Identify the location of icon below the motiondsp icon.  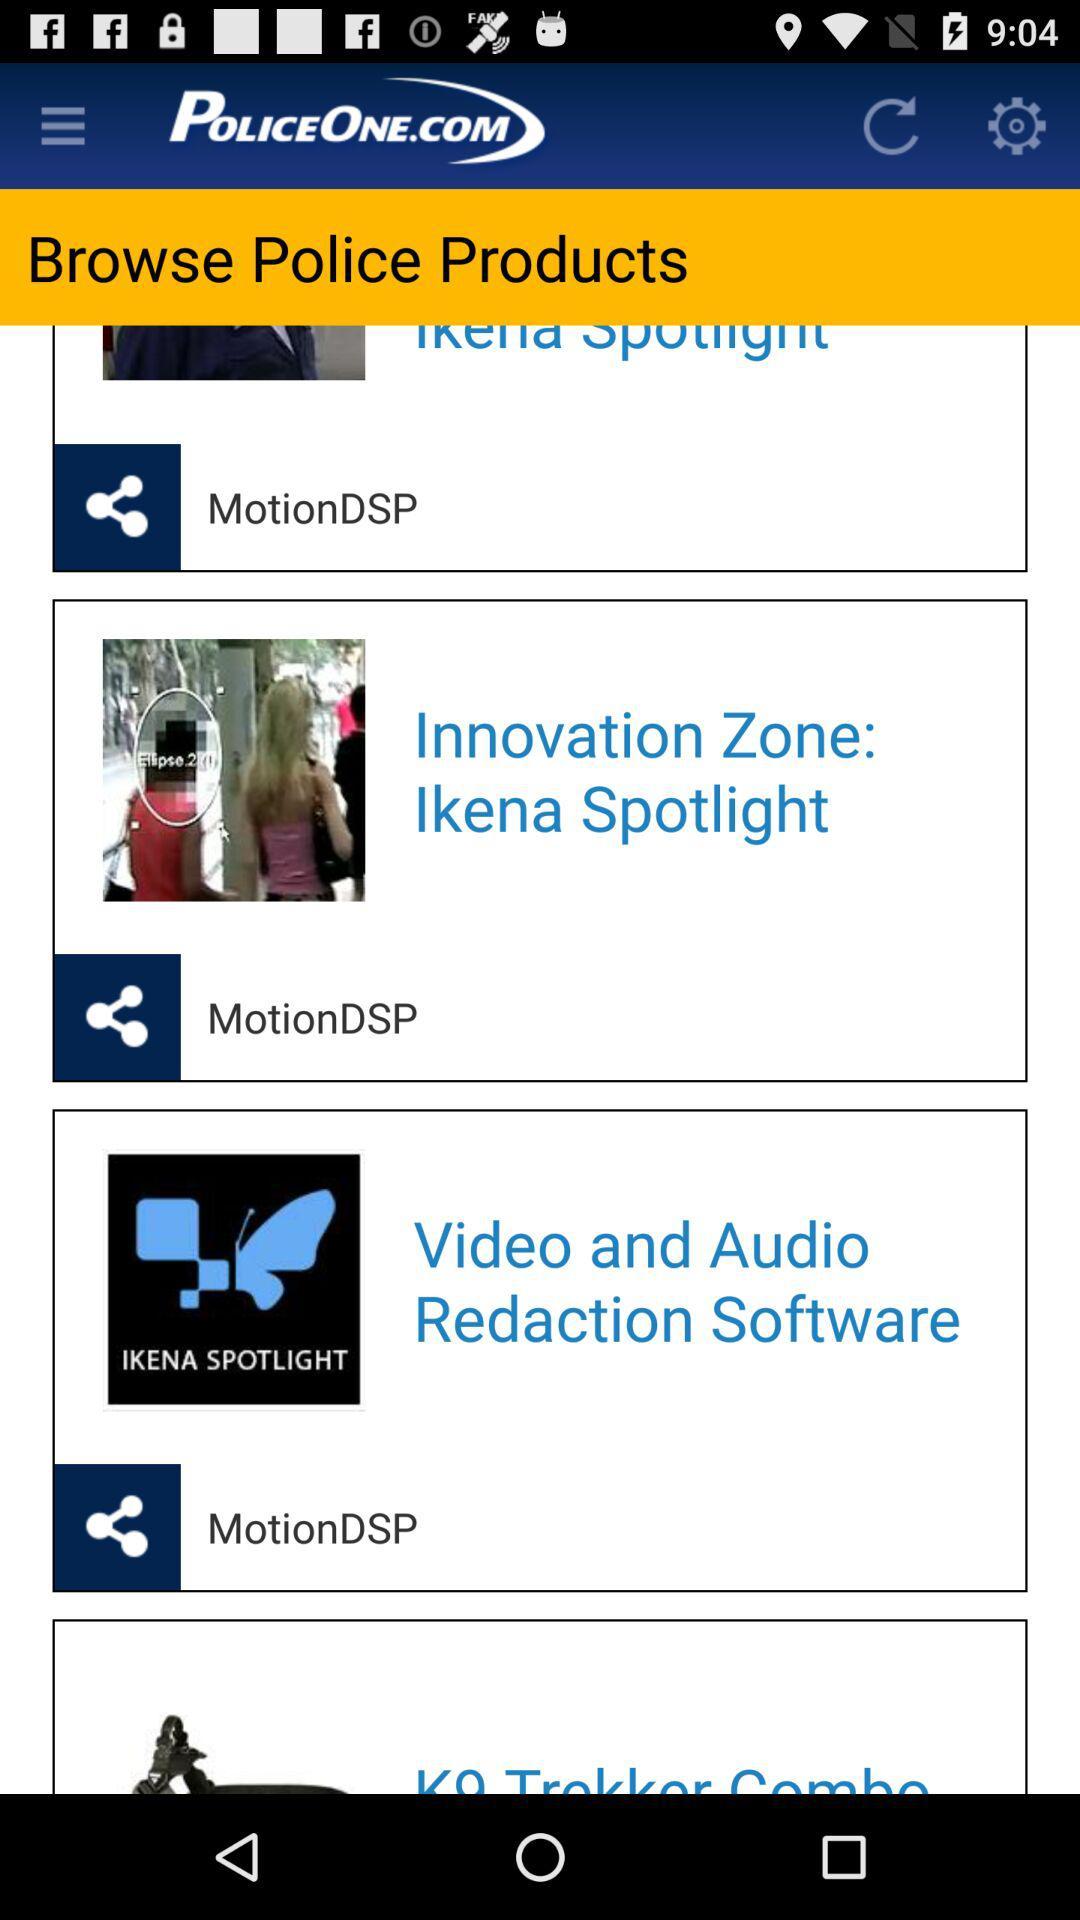
(692, 1280).